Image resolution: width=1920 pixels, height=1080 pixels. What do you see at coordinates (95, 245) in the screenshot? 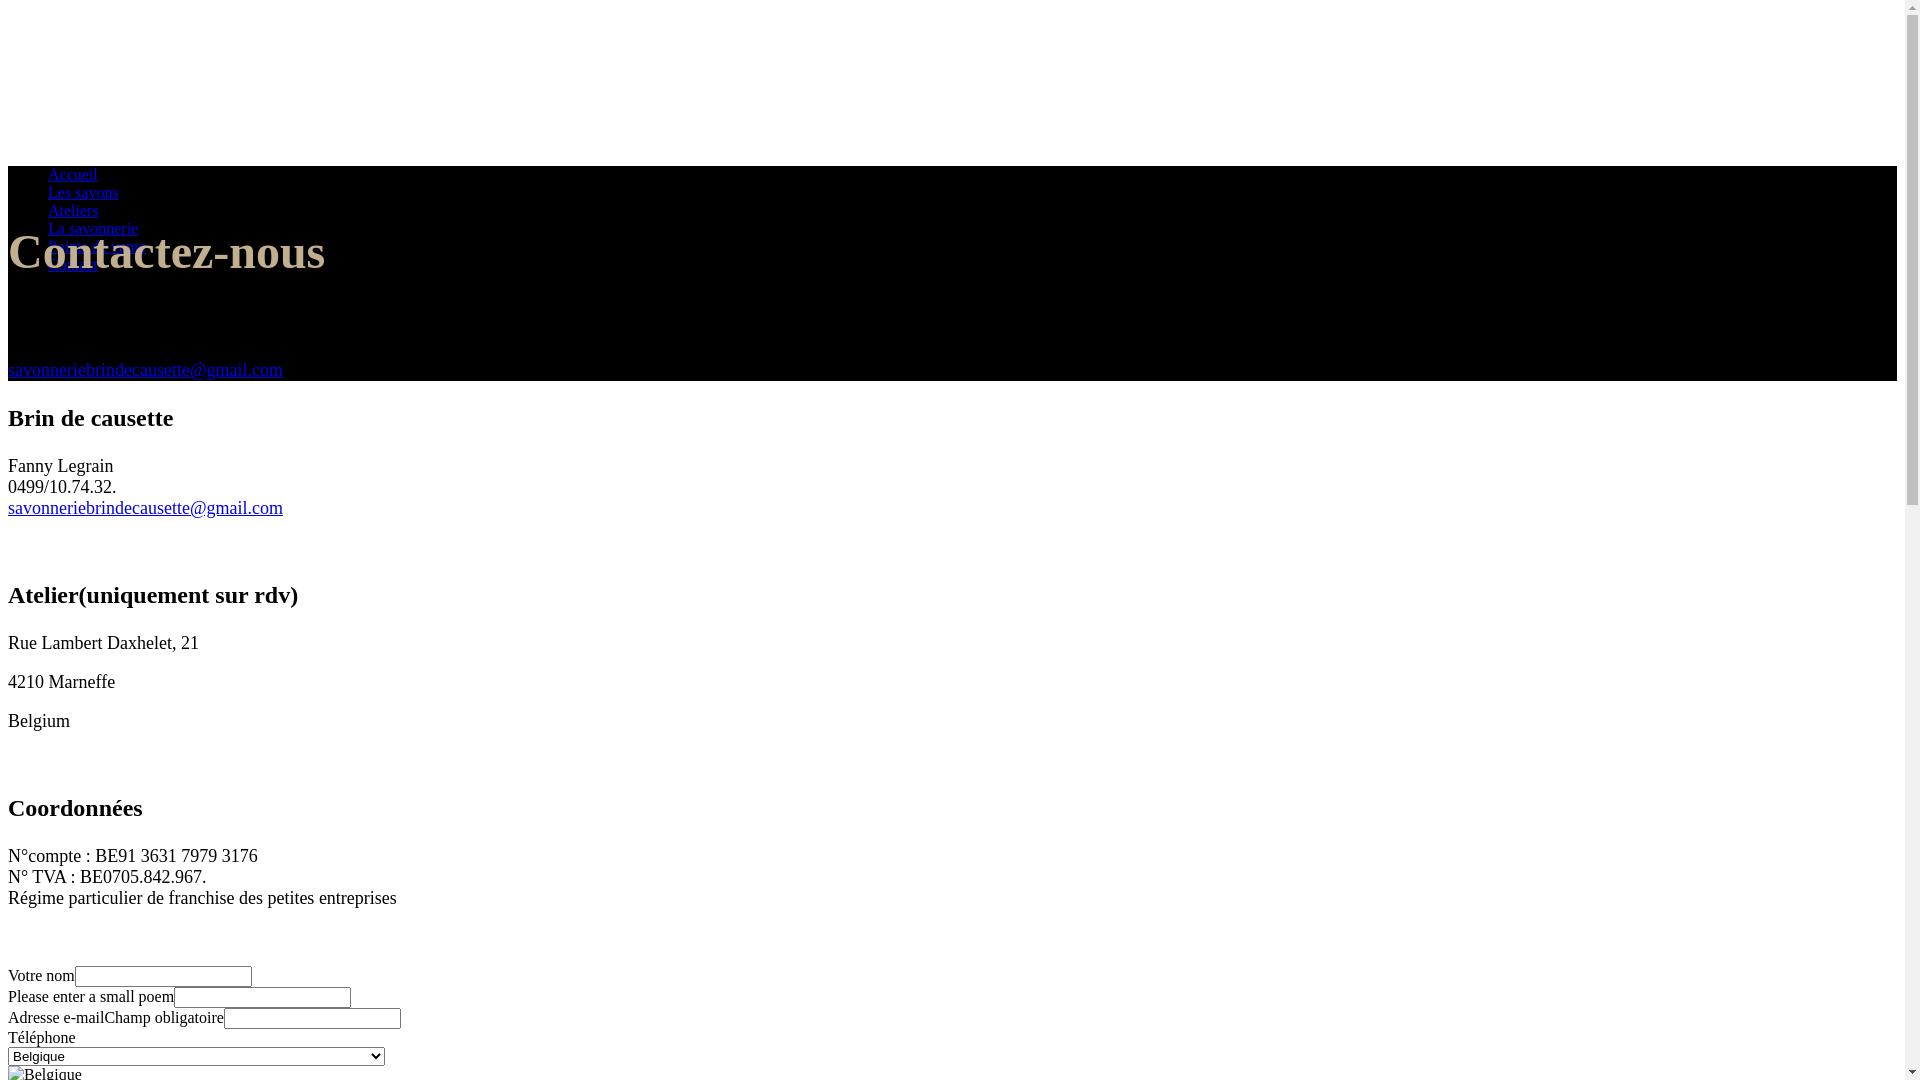
I see `'Points de vente'` at bounding box center [95, 245].